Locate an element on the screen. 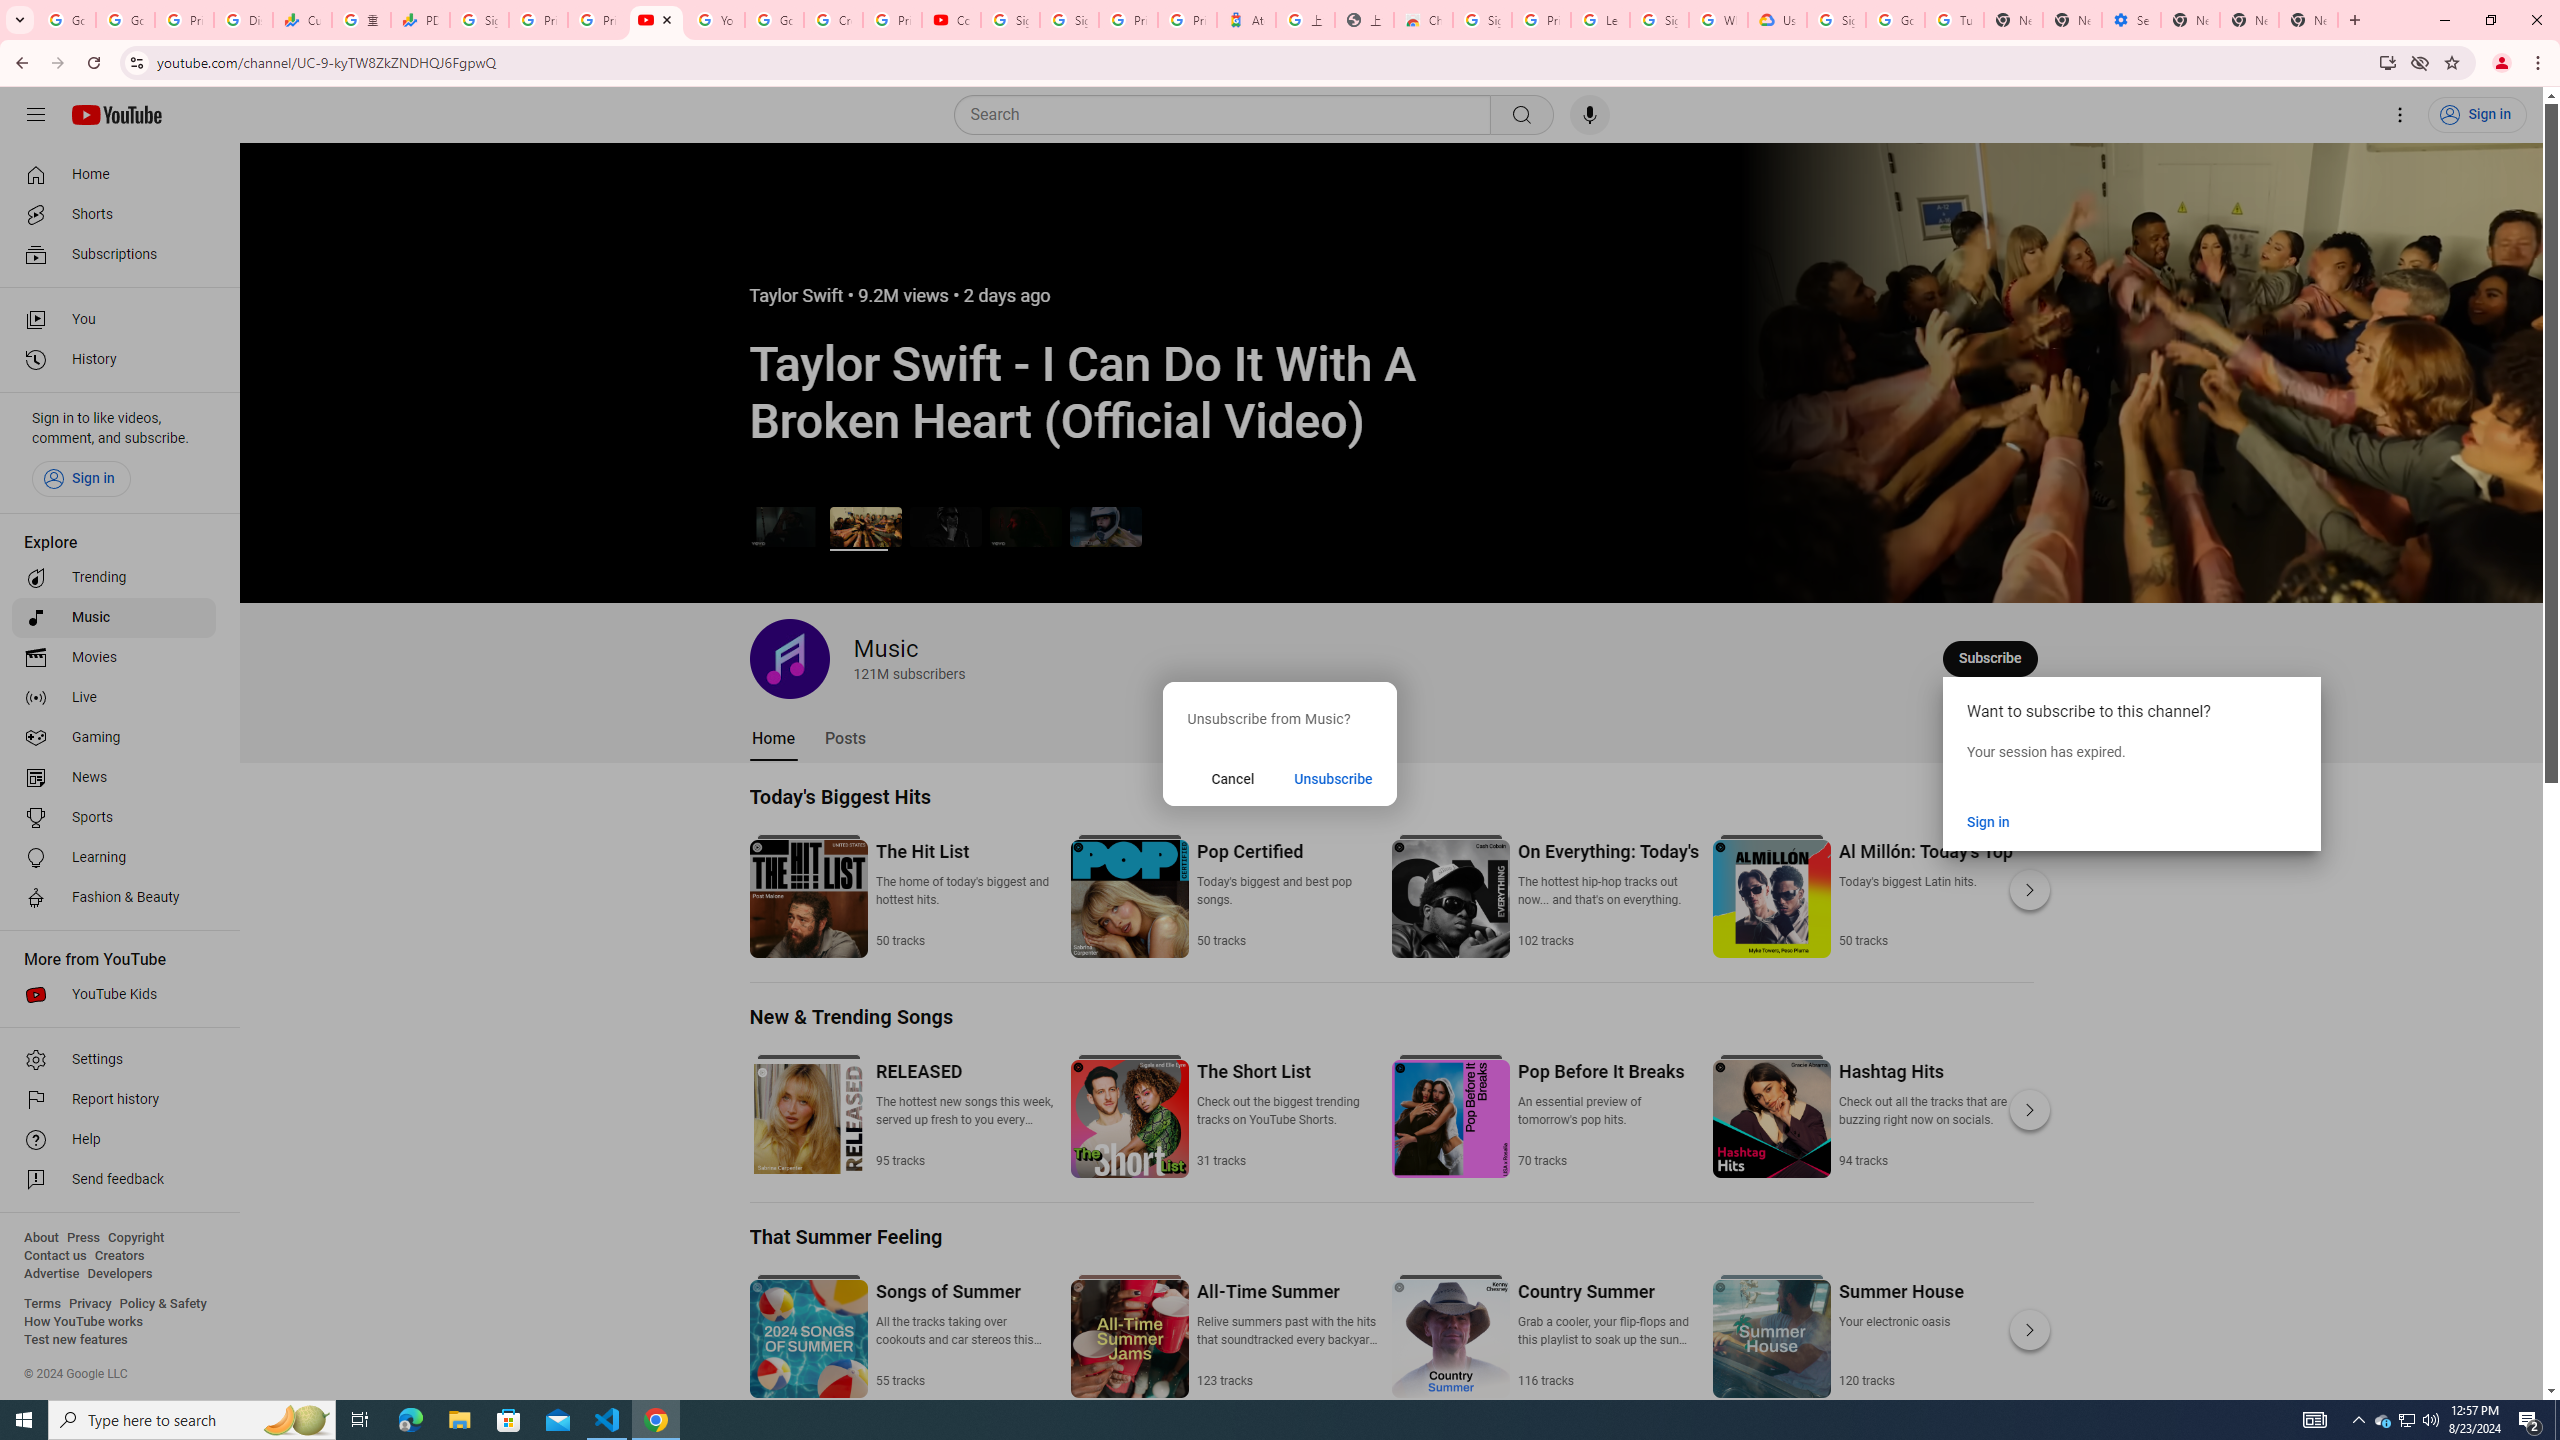 This screenshot has width=2560, height=1440. 'Sports' is located at coordinates (113, 816).